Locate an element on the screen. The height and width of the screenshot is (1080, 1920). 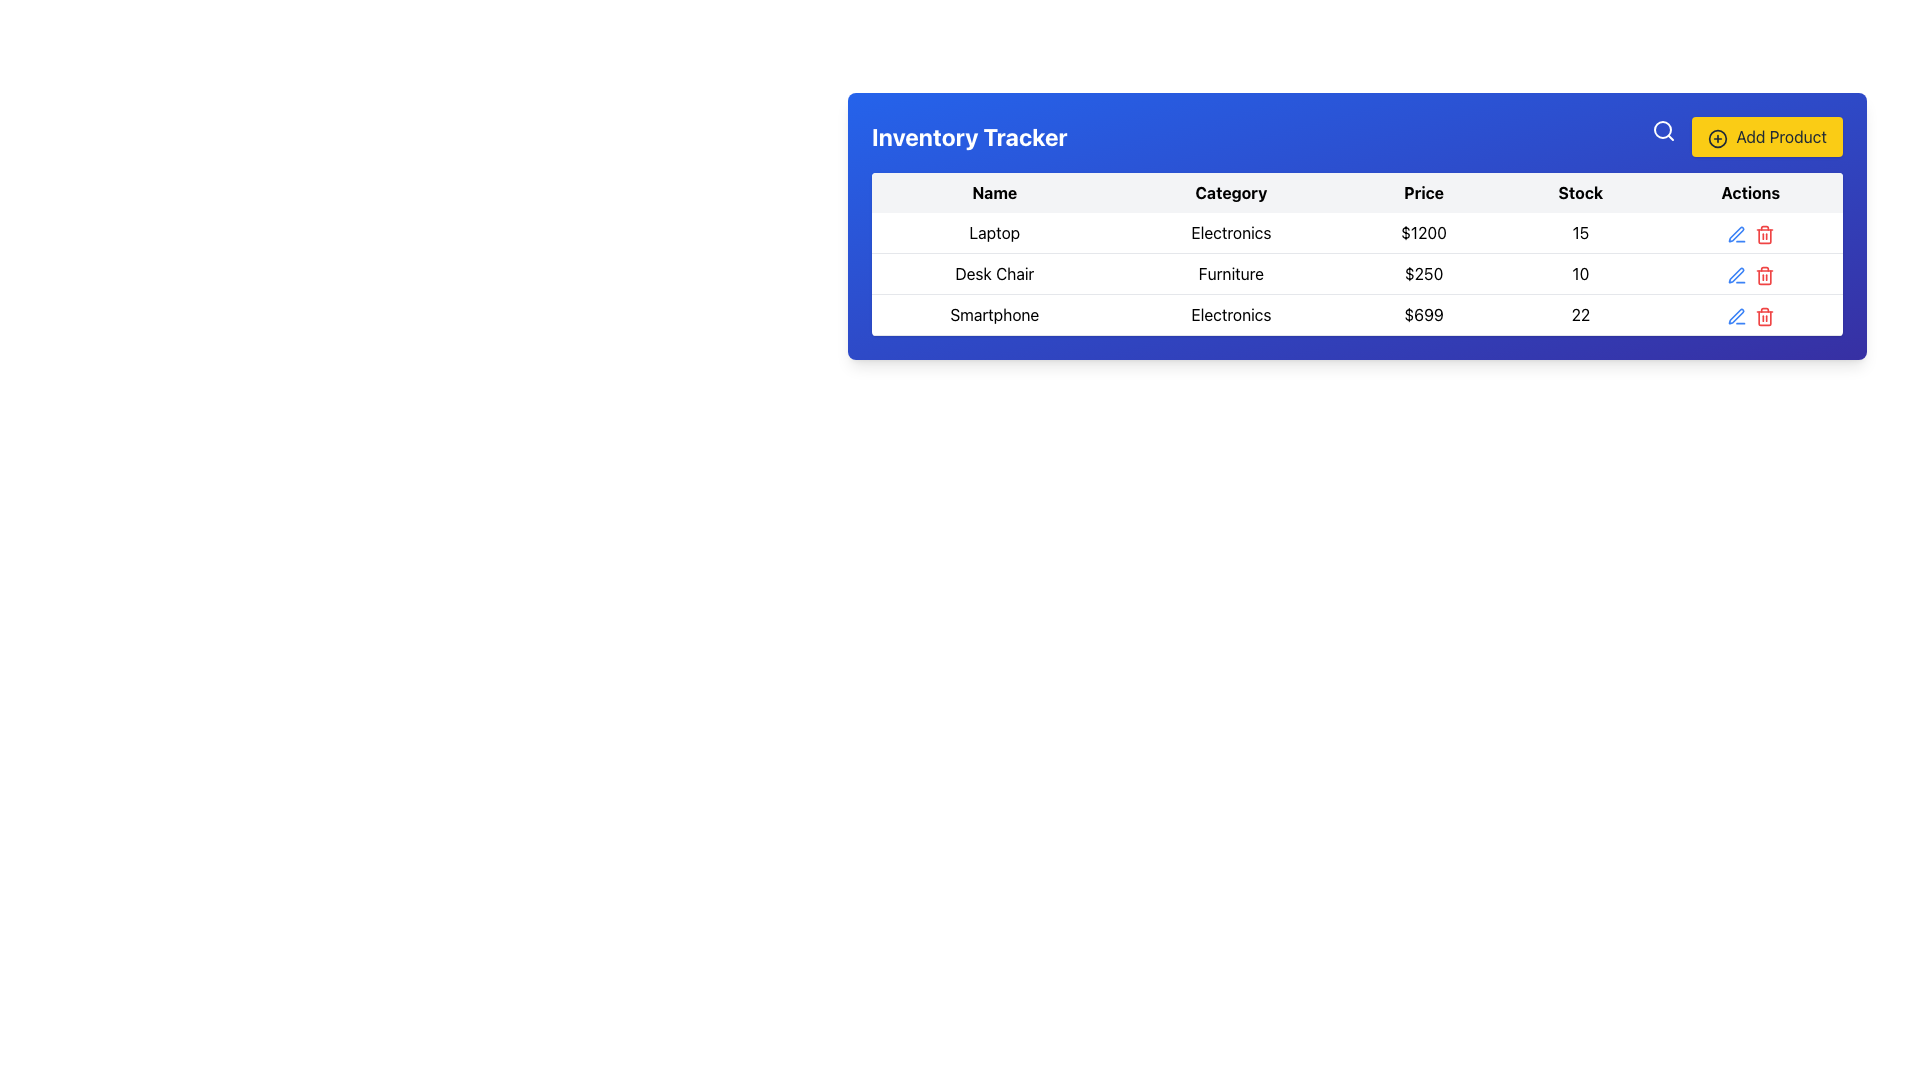
the red trash can icon button located in the 'Actions' column next to the 'Smartphone' row to initiate deletion is located at coordinates (1764, 315).